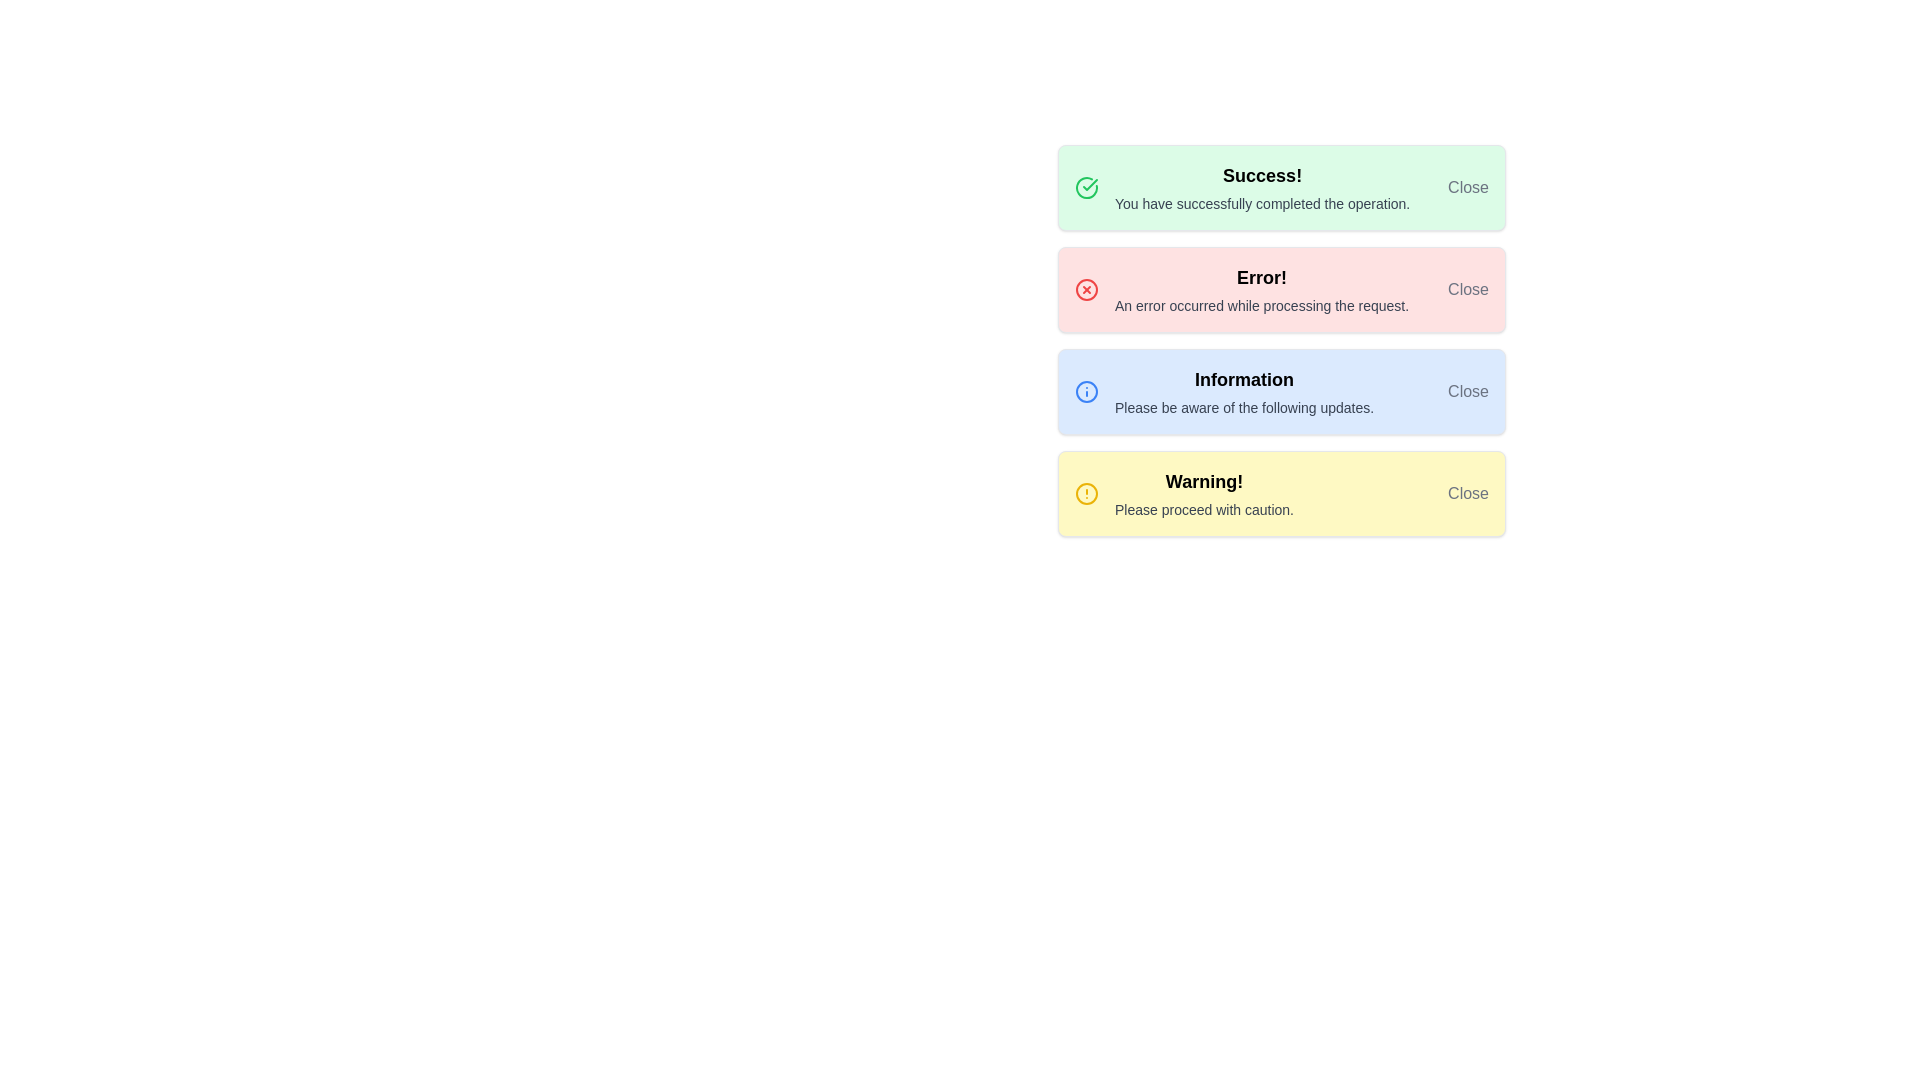  I want to click on error message displayed in the text block beneath the 'Error!' title in the red error message box, so click(1261, 305).